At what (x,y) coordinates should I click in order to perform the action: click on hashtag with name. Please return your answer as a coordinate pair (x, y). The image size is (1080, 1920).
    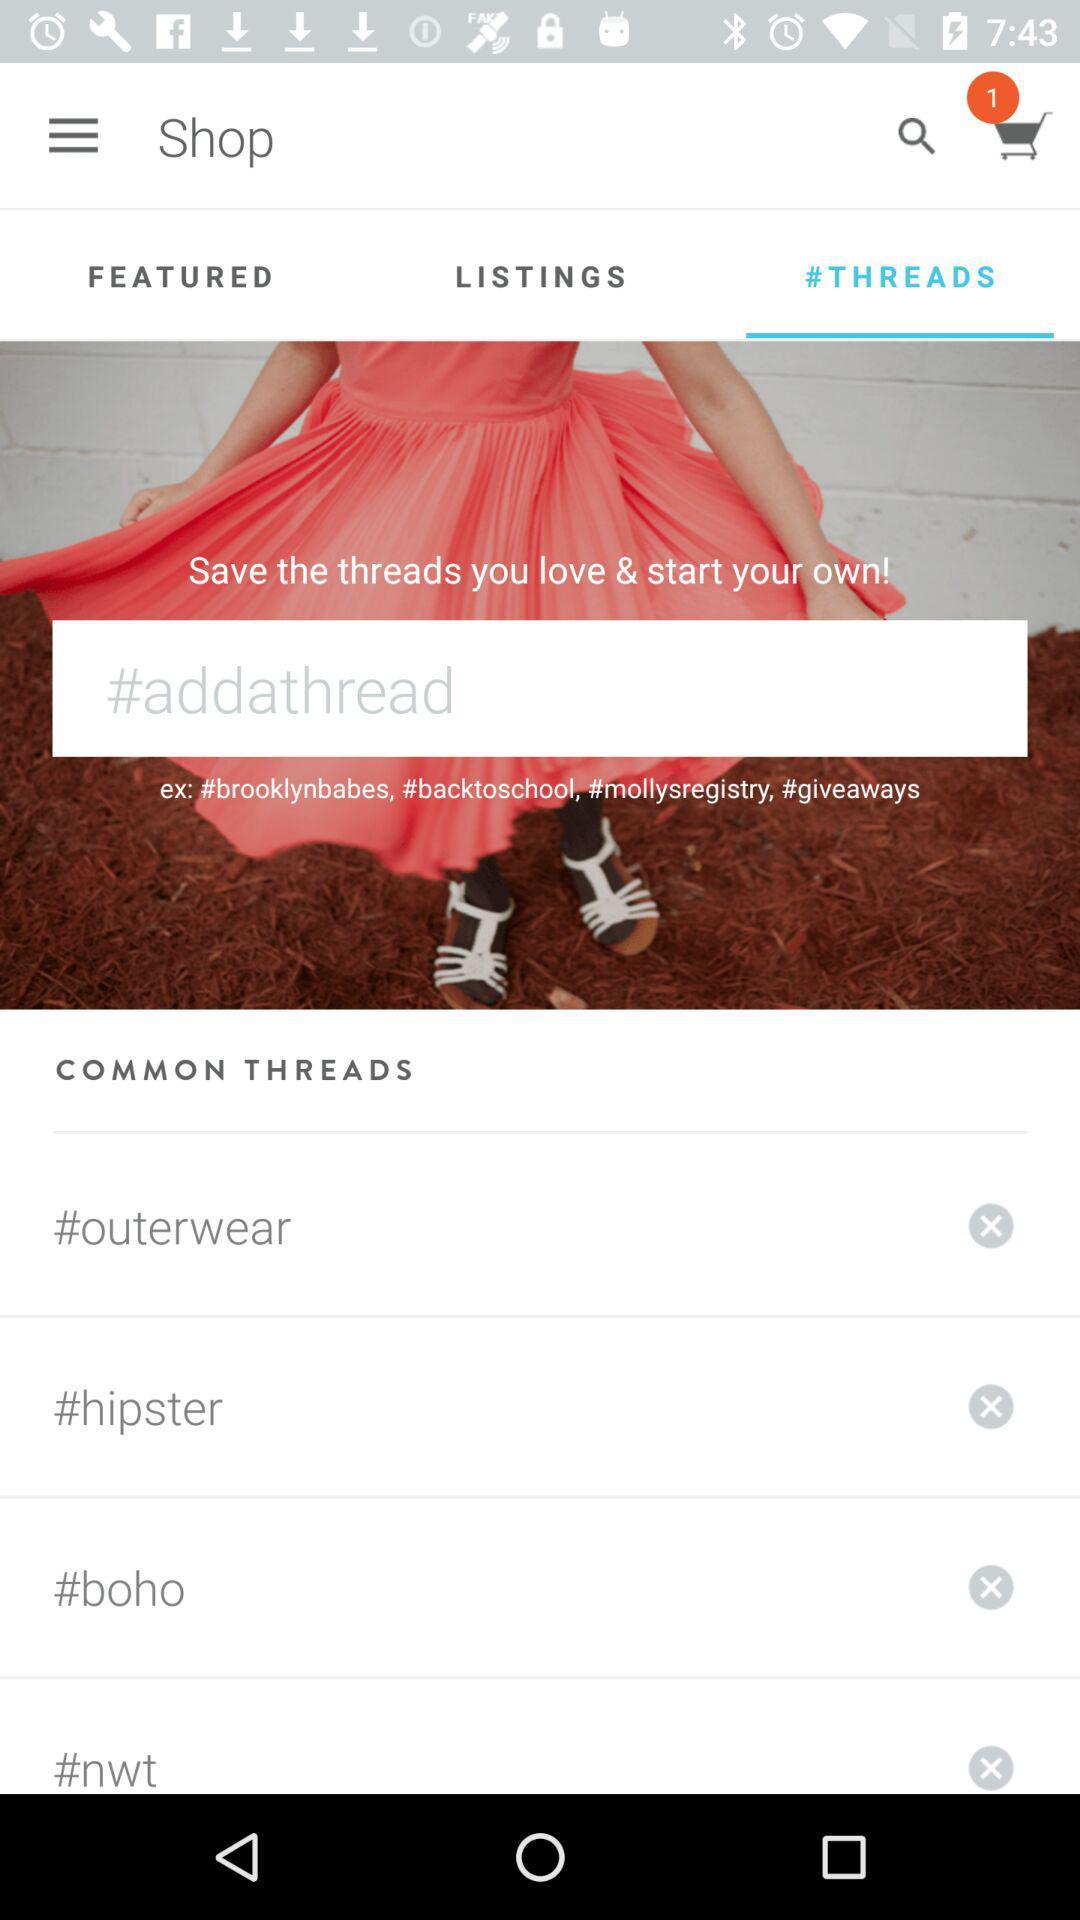
    Looking at the image, I should click on (540, 688).